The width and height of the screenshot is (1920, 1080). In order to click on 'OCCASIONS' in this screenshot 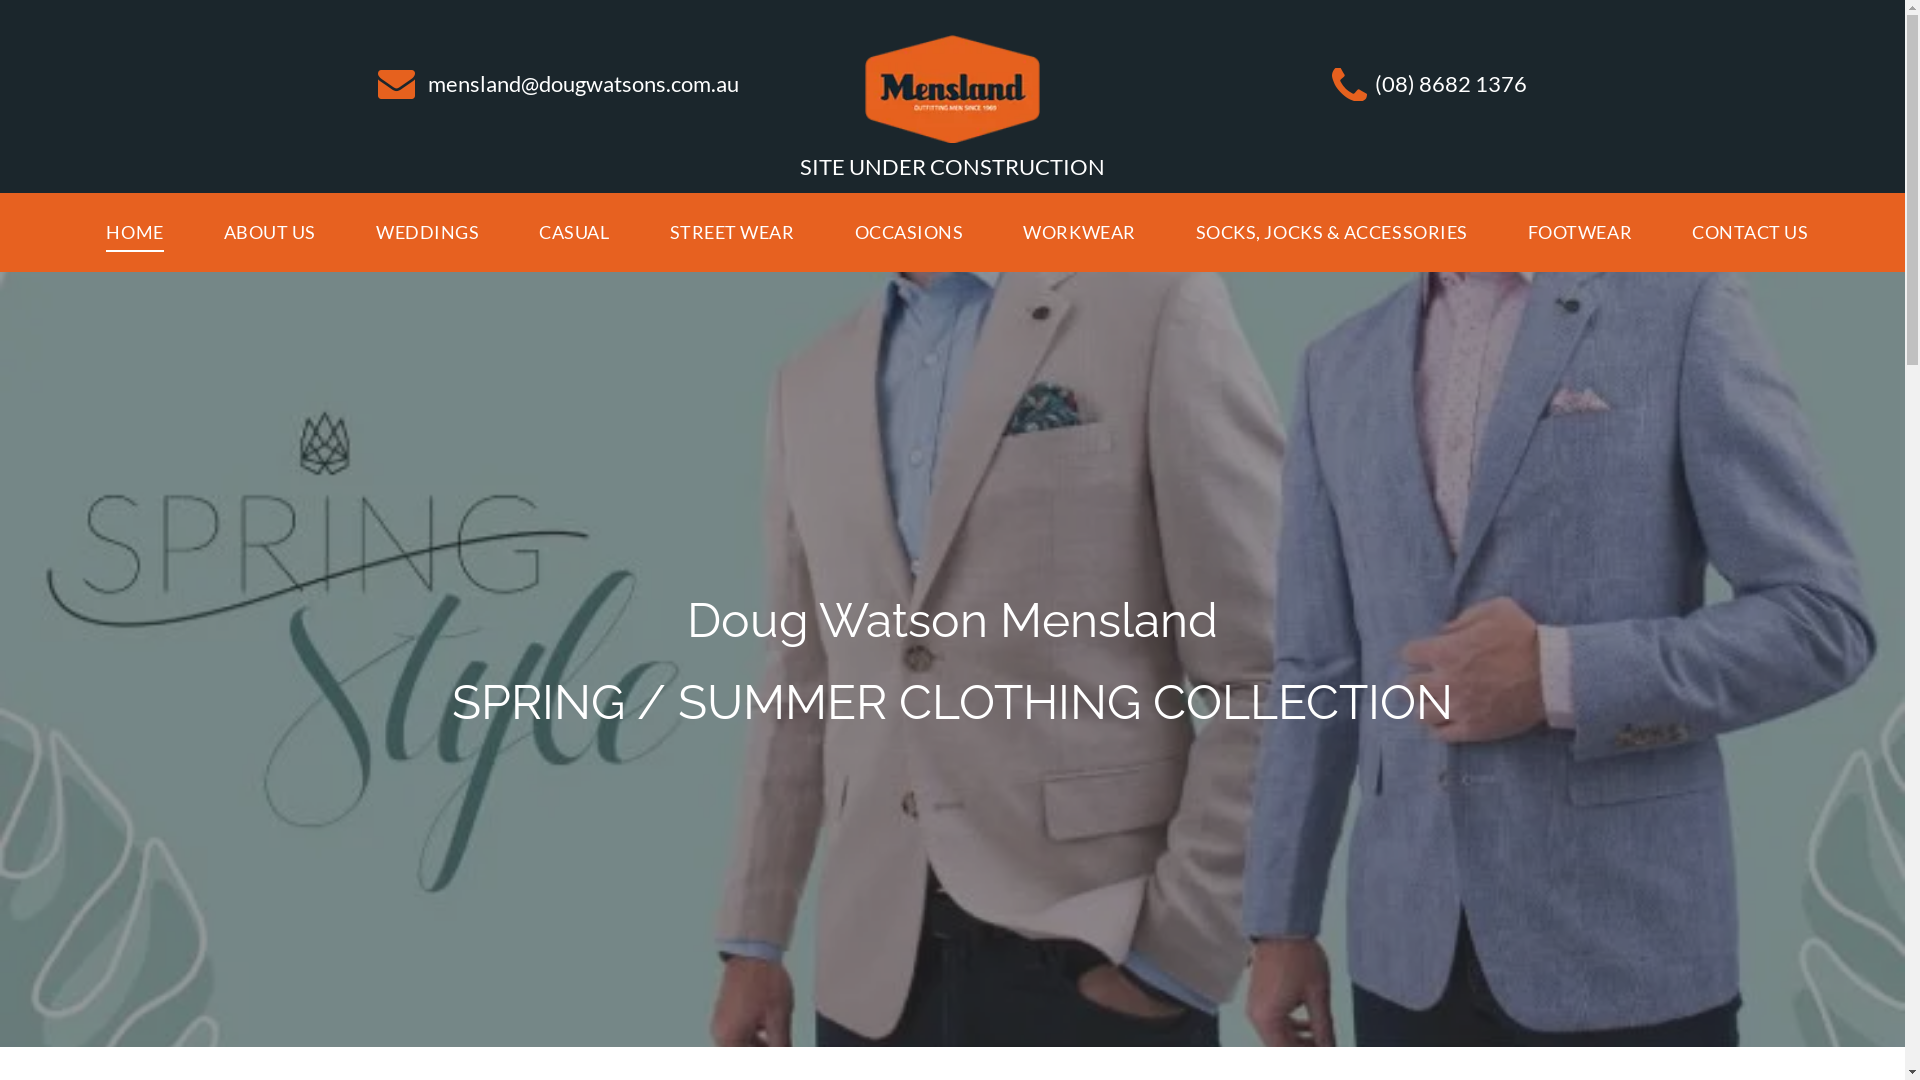, I will do `click(908, 231)`.